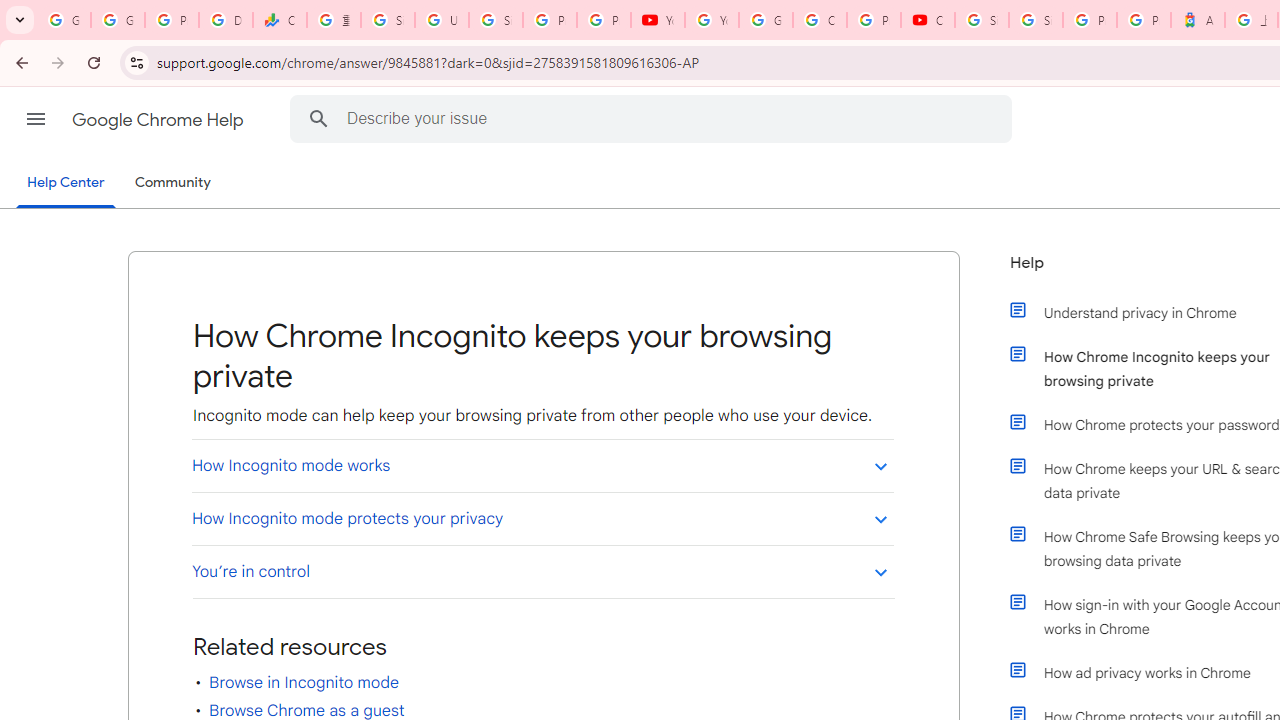 Image resolution: width=1280 pixels, height=720 pixels. I want to click on 'Currencies - Google Finance', so click(279, 20).